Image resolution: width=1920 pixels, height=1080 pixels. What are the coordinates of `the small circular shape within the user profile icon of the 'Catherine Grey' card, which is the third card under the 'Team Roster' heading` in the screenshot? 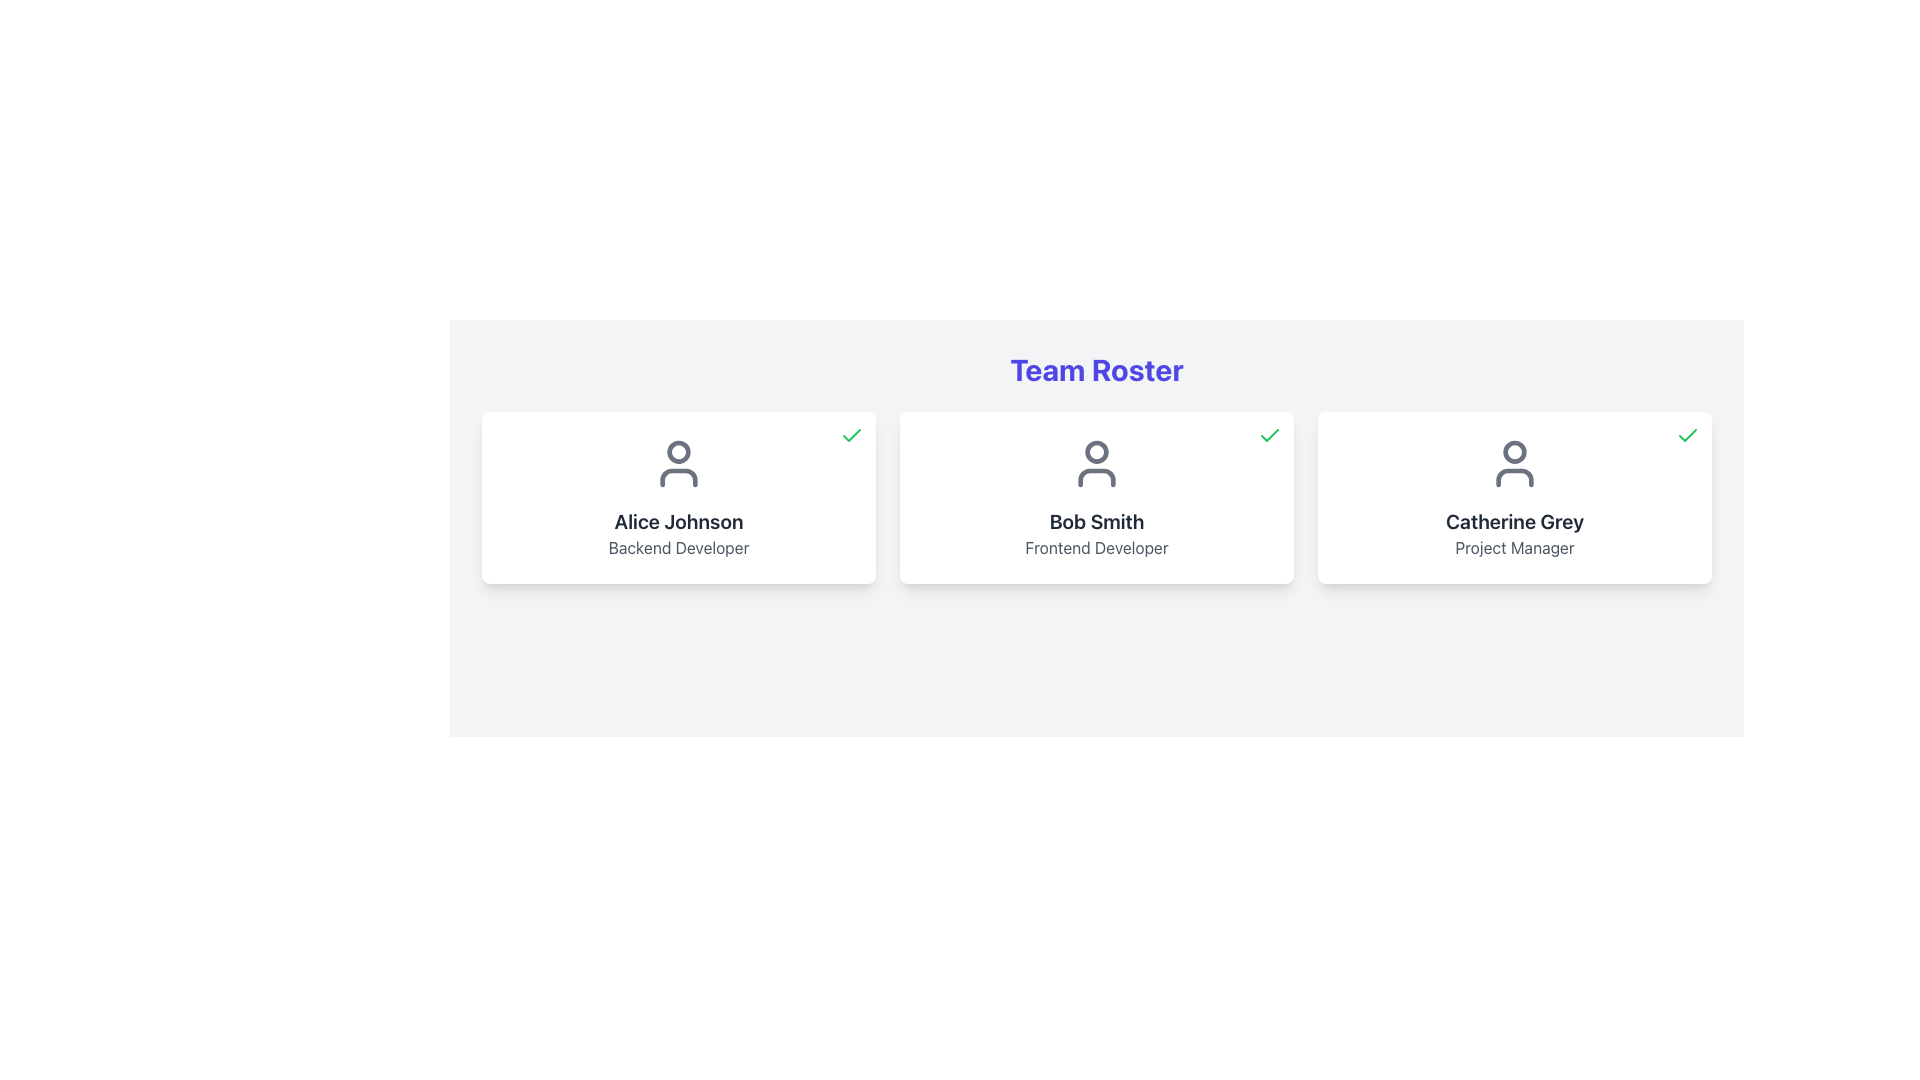 It's located at (1515, 451).